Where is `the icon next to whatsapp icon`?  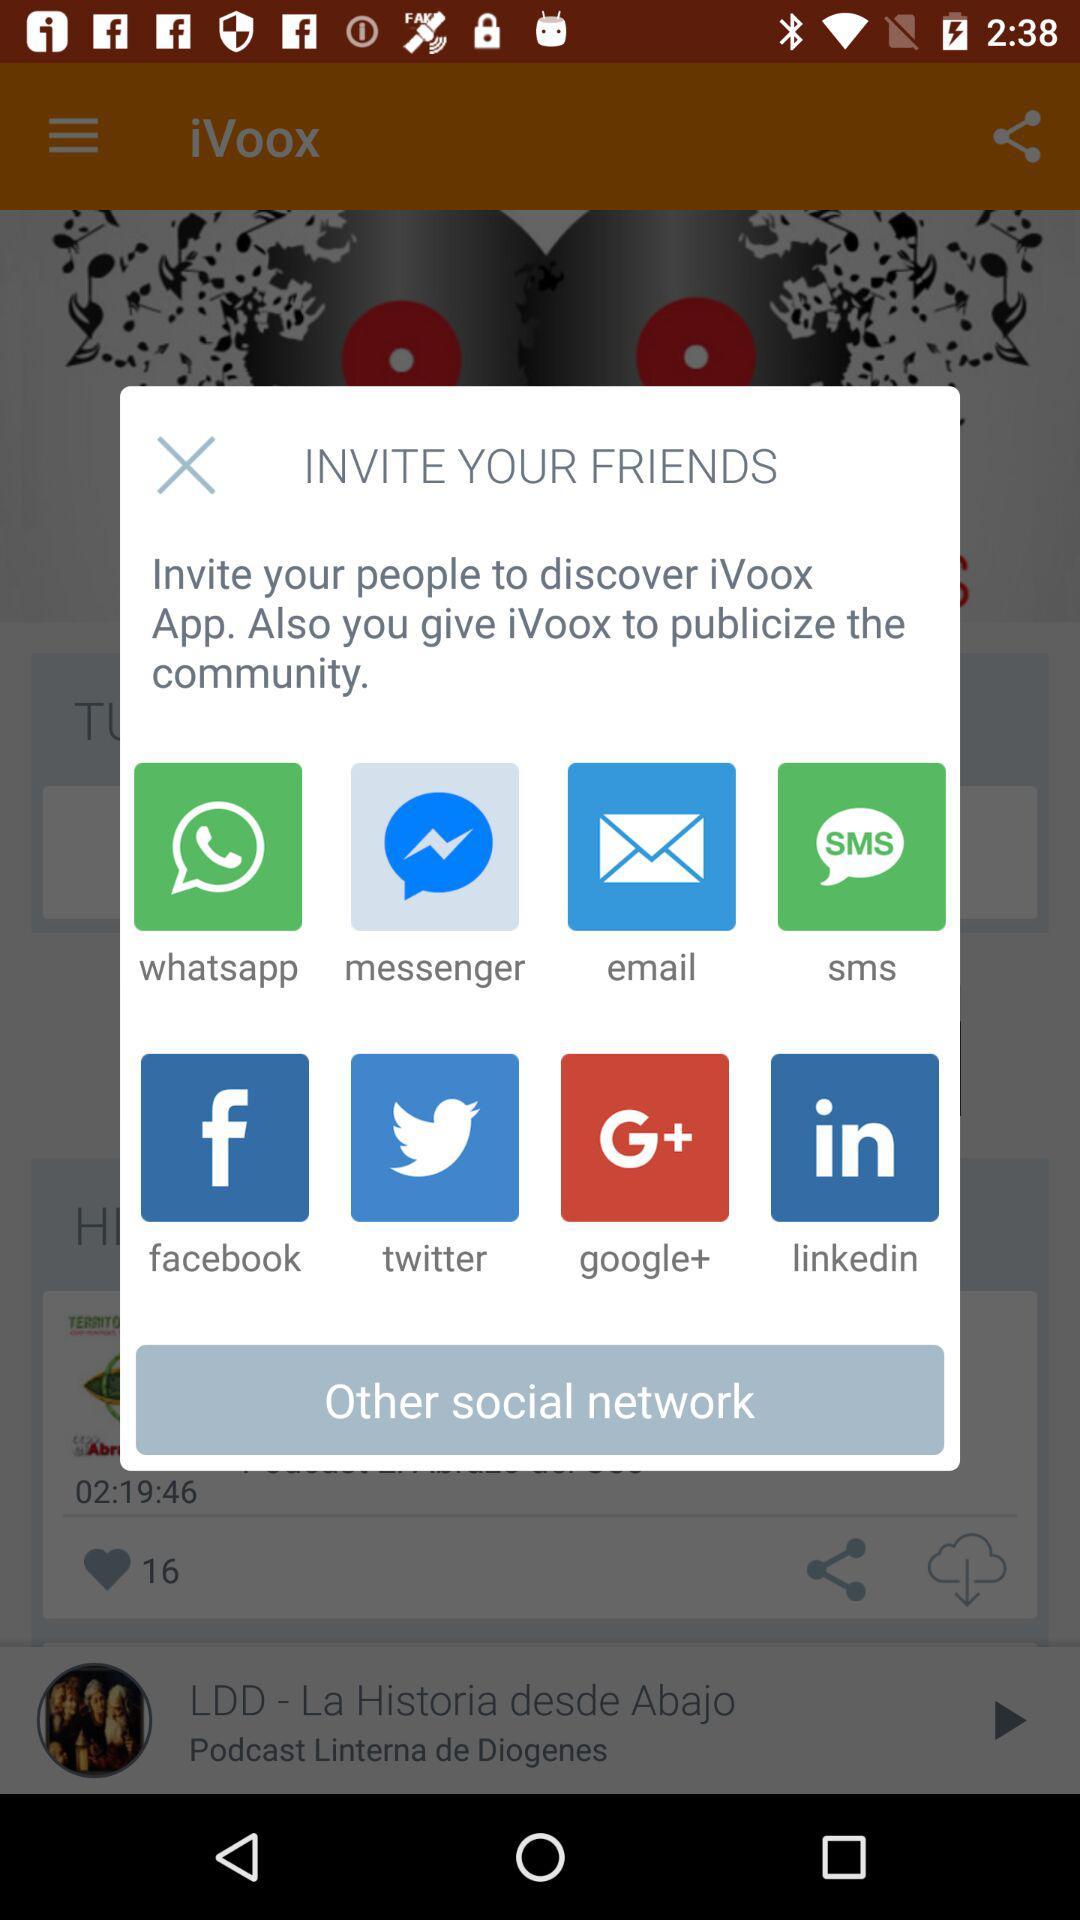 the icon next to whatsapp icon is located at coordinates (434, 876).